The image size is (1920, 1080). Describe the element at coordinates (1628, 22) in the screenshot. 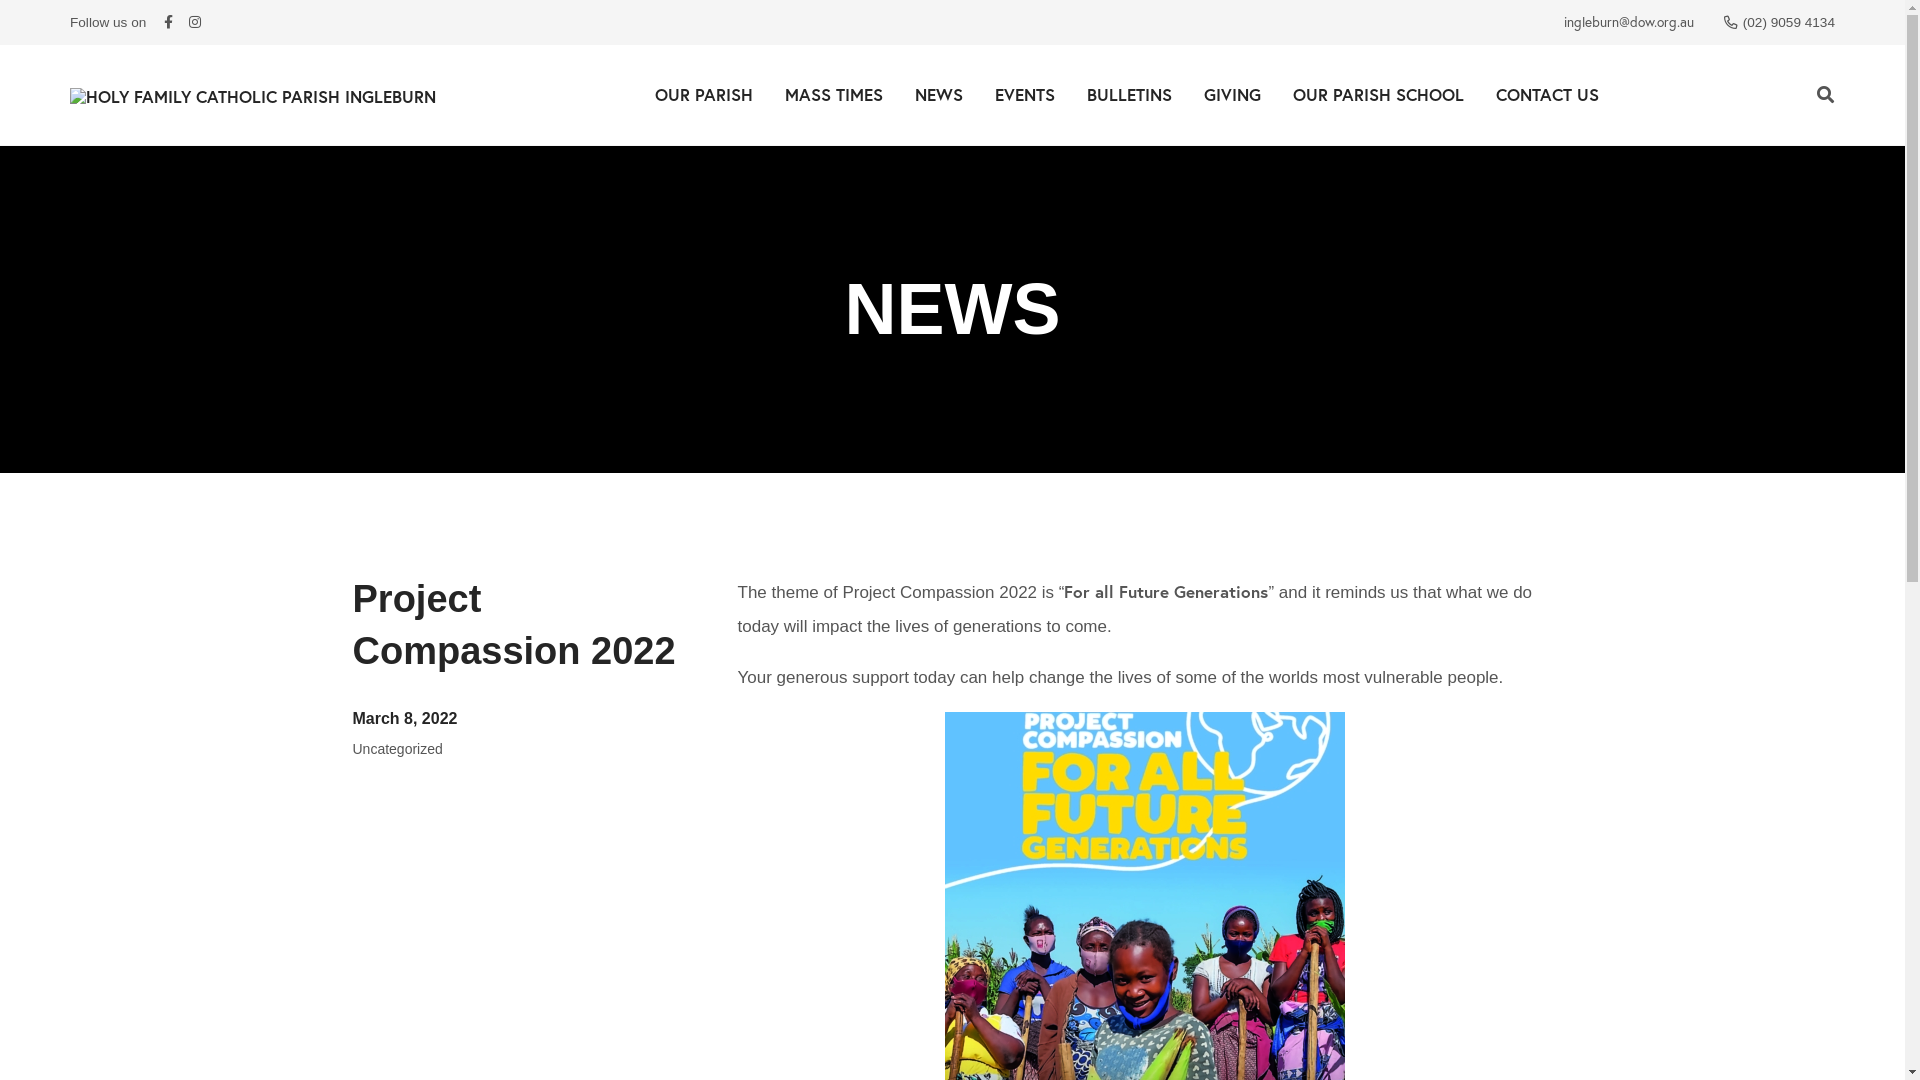

I see `'ingleburn@dow.org.au'` at that location.